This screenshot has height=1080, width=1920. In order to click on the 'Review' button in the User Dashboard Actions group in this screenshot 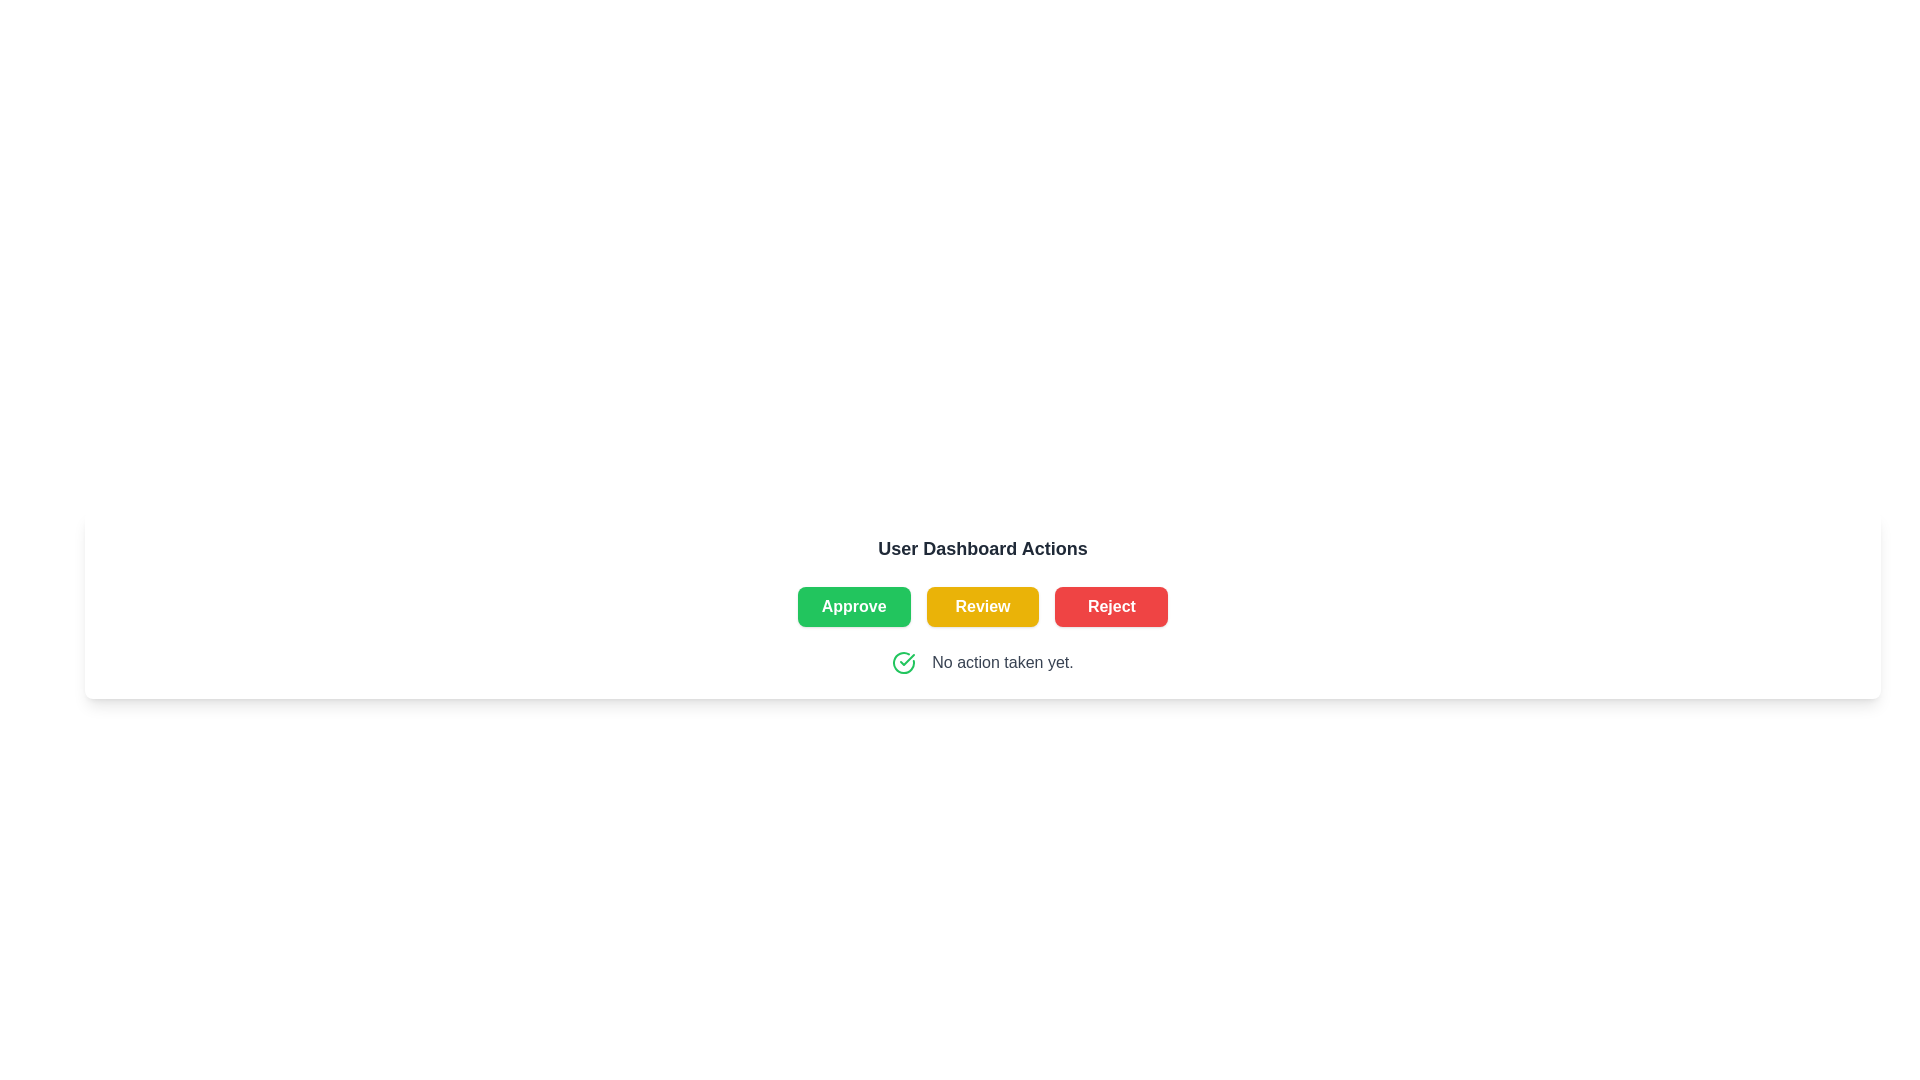, I will do `click(983, 605)`.